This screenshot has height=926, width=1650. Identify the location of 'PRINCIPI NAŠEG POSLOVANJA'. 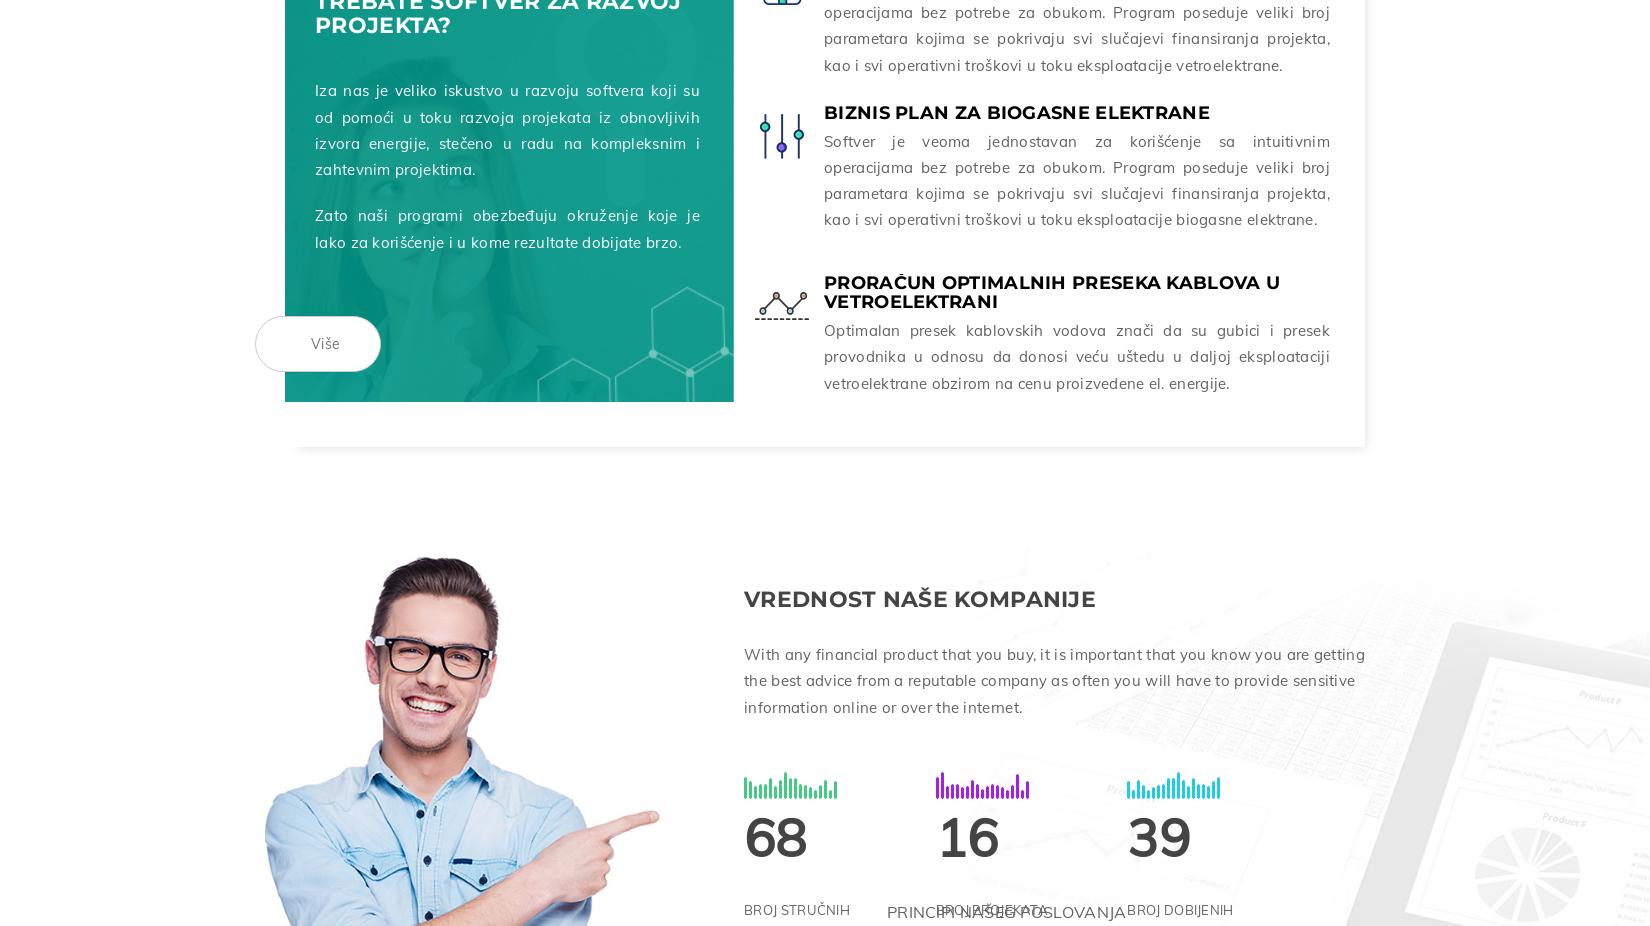
(1006, 908).